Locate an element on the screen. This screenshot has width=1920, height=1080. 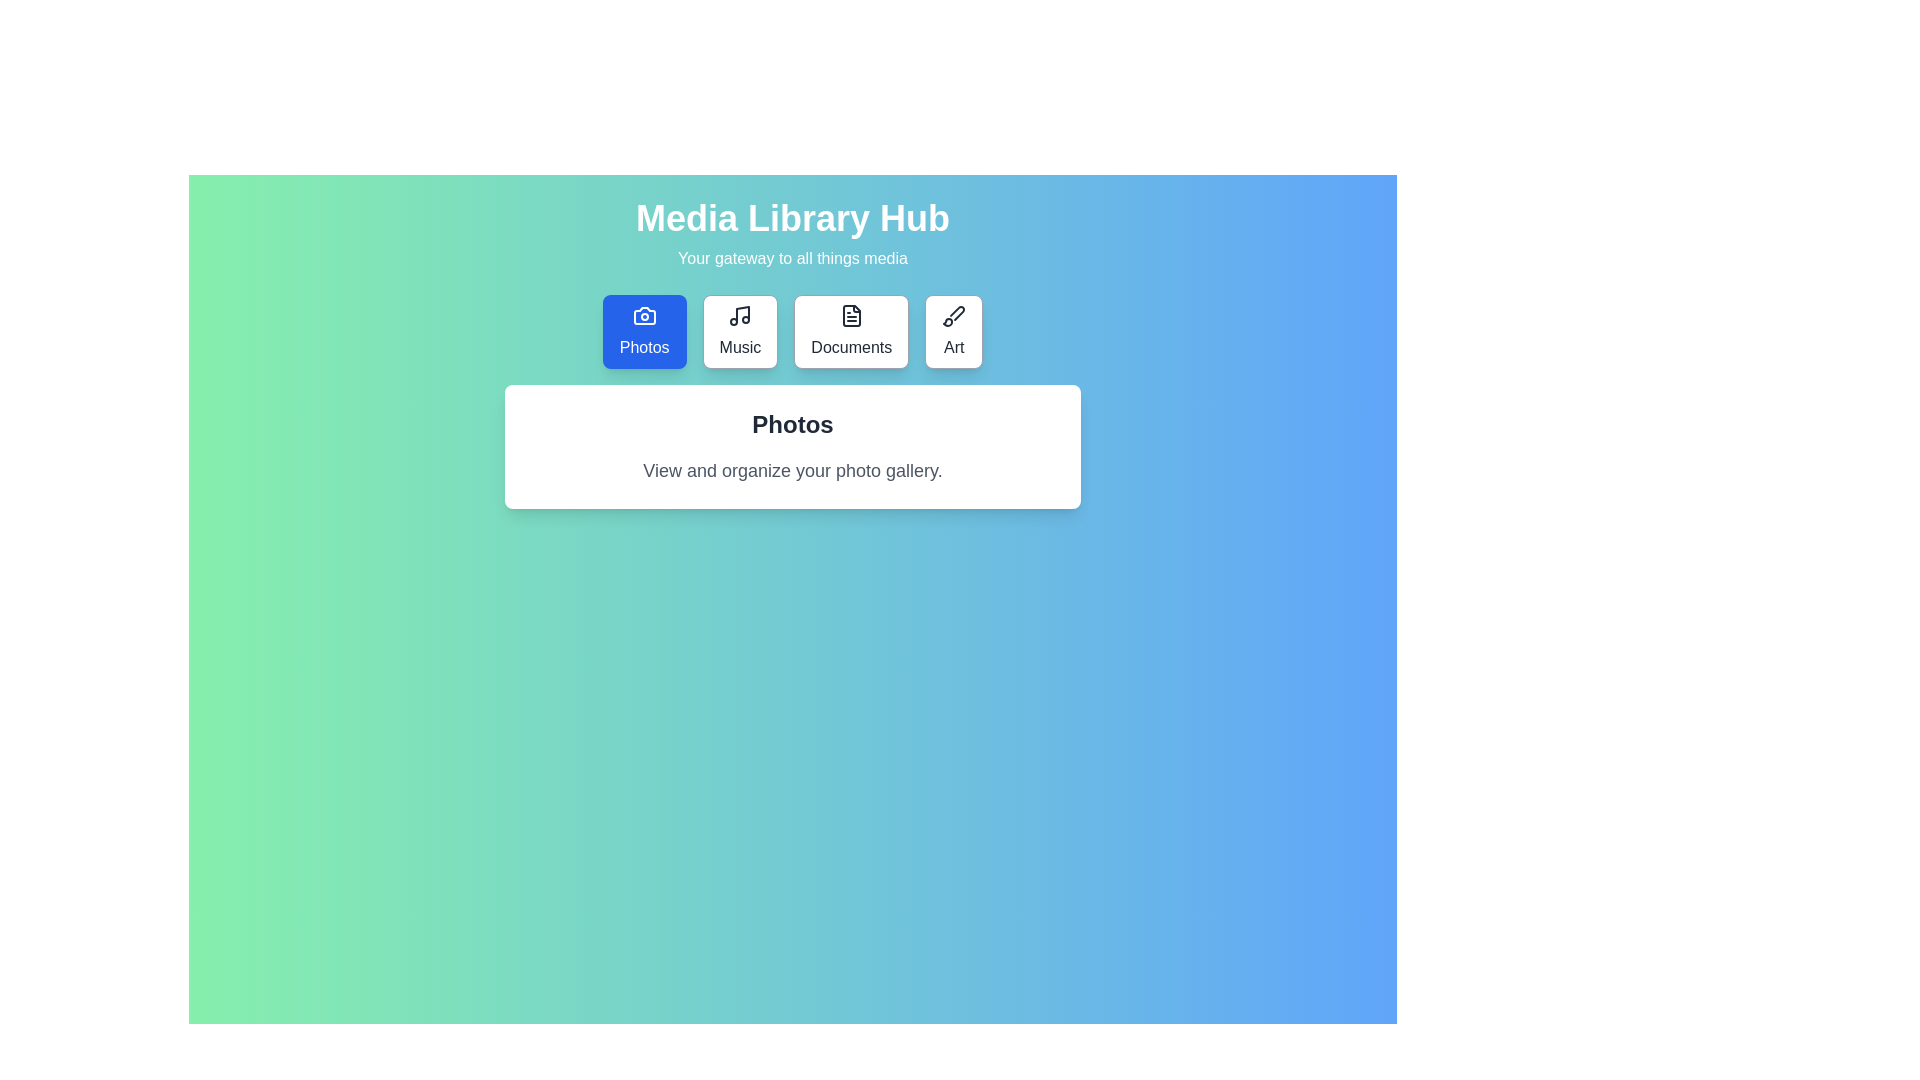
the Photos tab is located at coordinates (643, 330).